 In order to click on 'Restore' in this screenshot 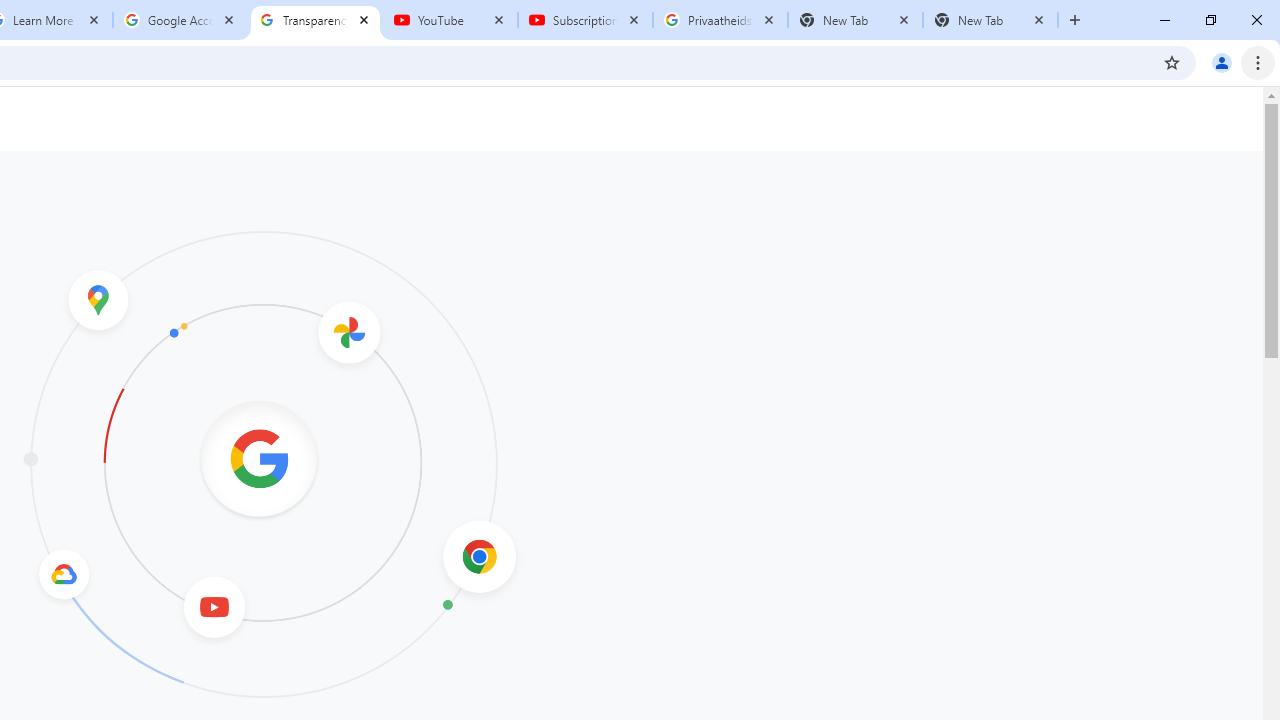, I will do `click(1209, 20)`.